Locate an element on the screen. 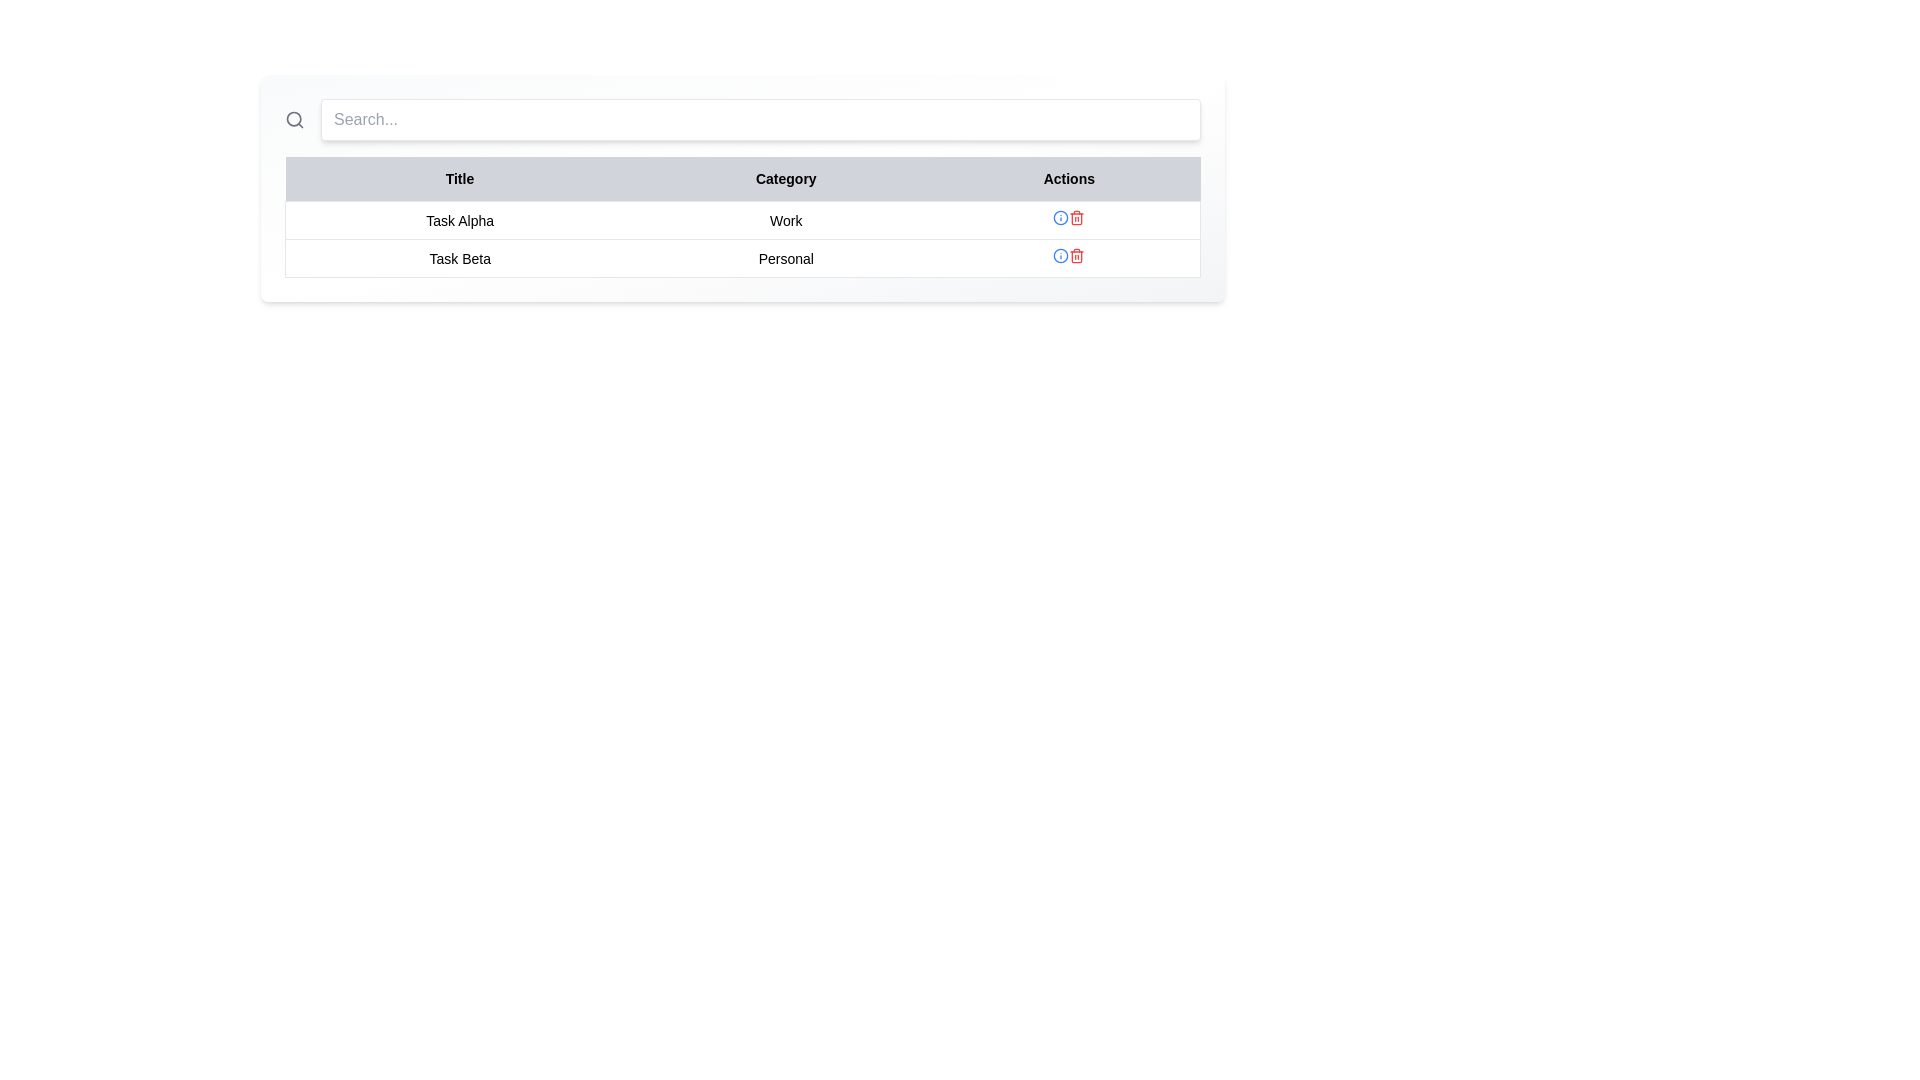 Image resolution: width=1920 pixels, height=1080 pixels. the delete button in the 'Actions' column of the second row, adjacent to the blue info icon is located at coordinates (1076, 254).